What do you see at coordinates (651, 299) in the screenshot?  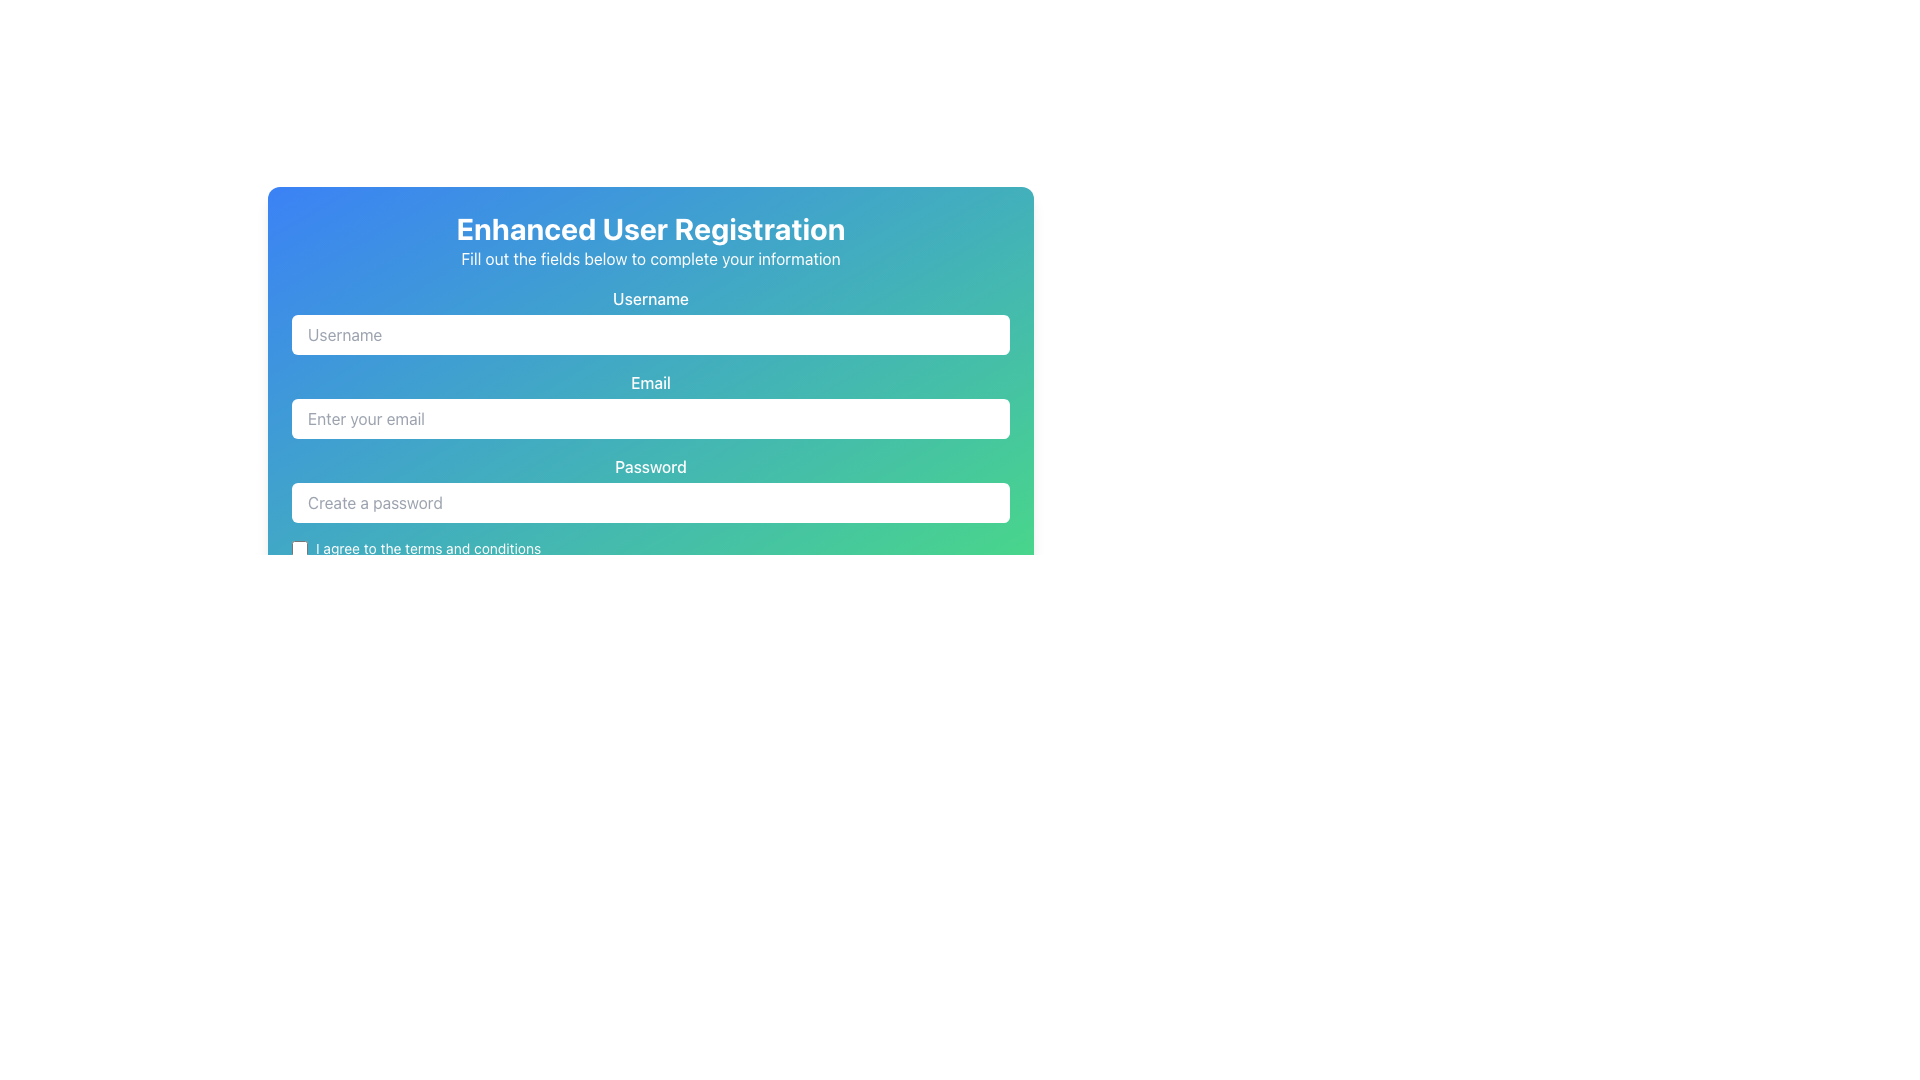 I see `the Text Label that describes the input field for 'Username', located at the top-left portion of the form interface` at bounding box center [651, 299].